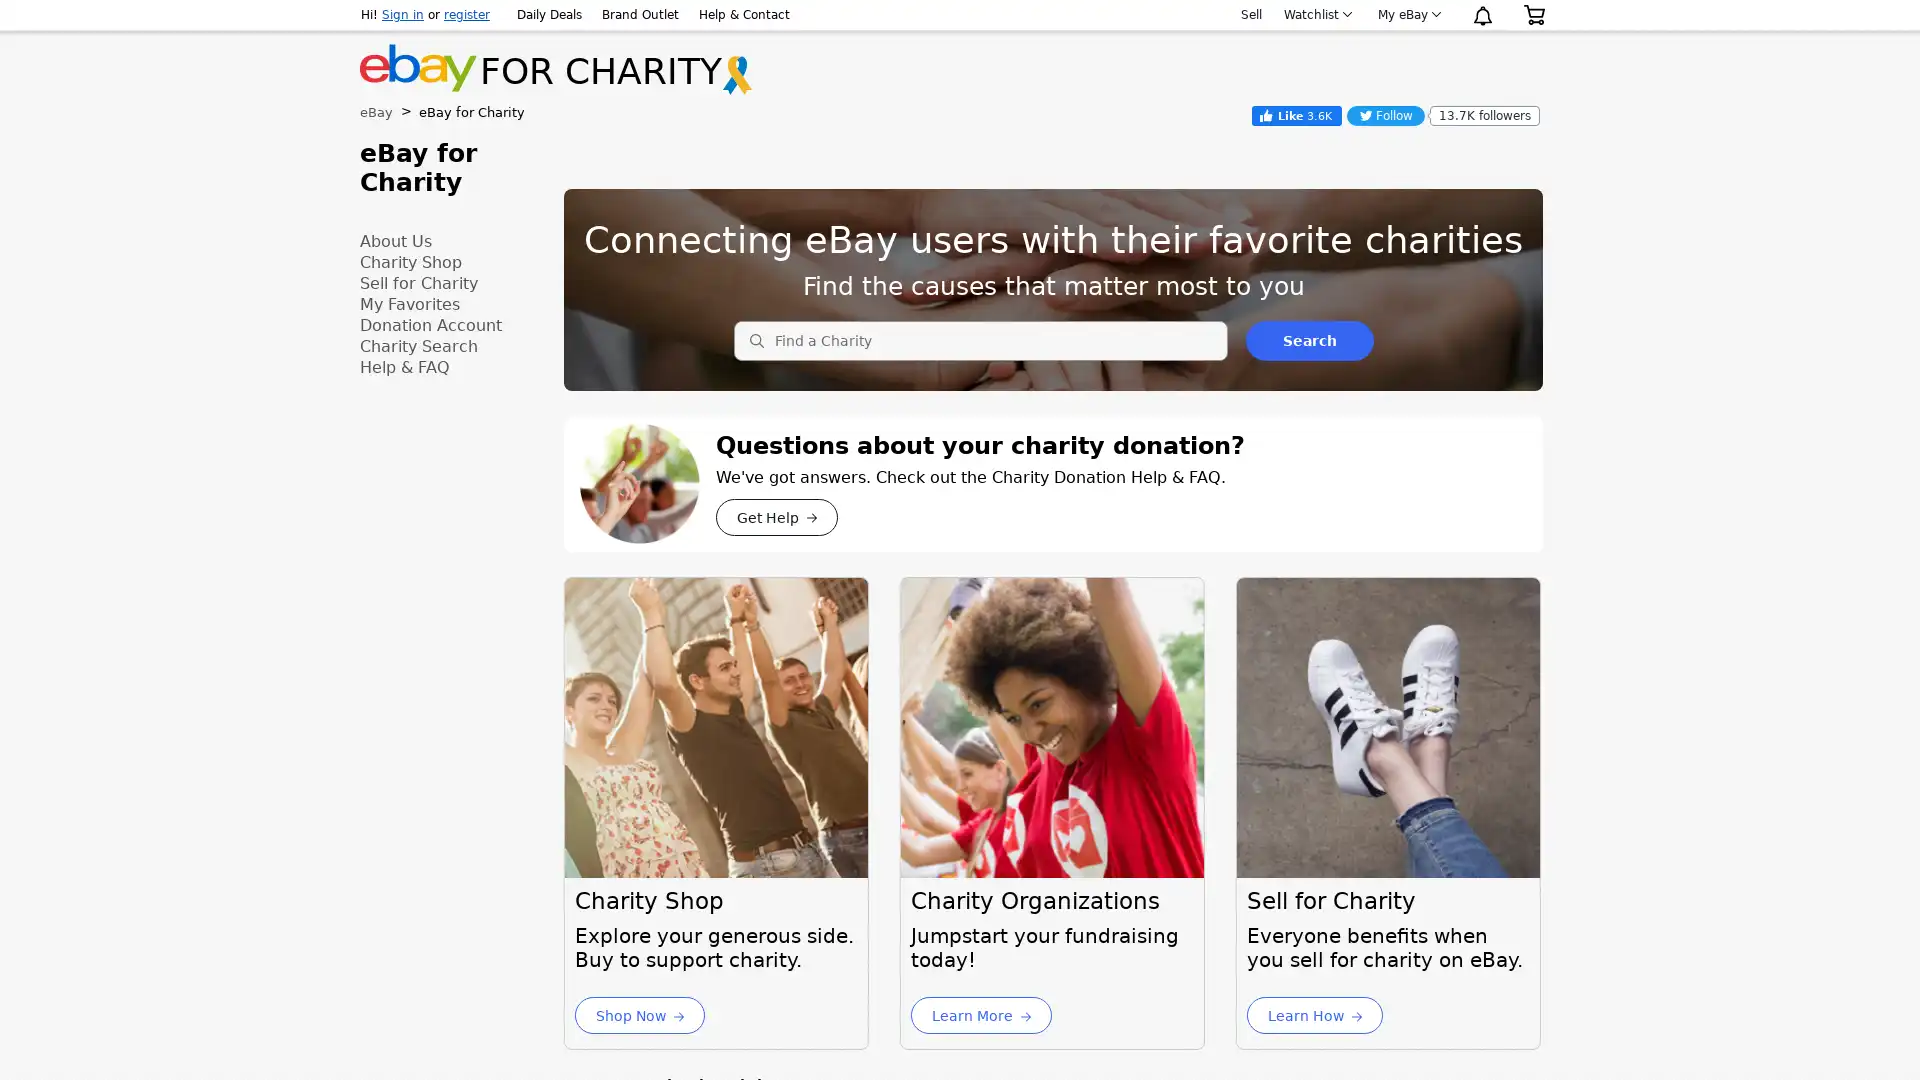  I want to click on Search, so click(1309, 339).